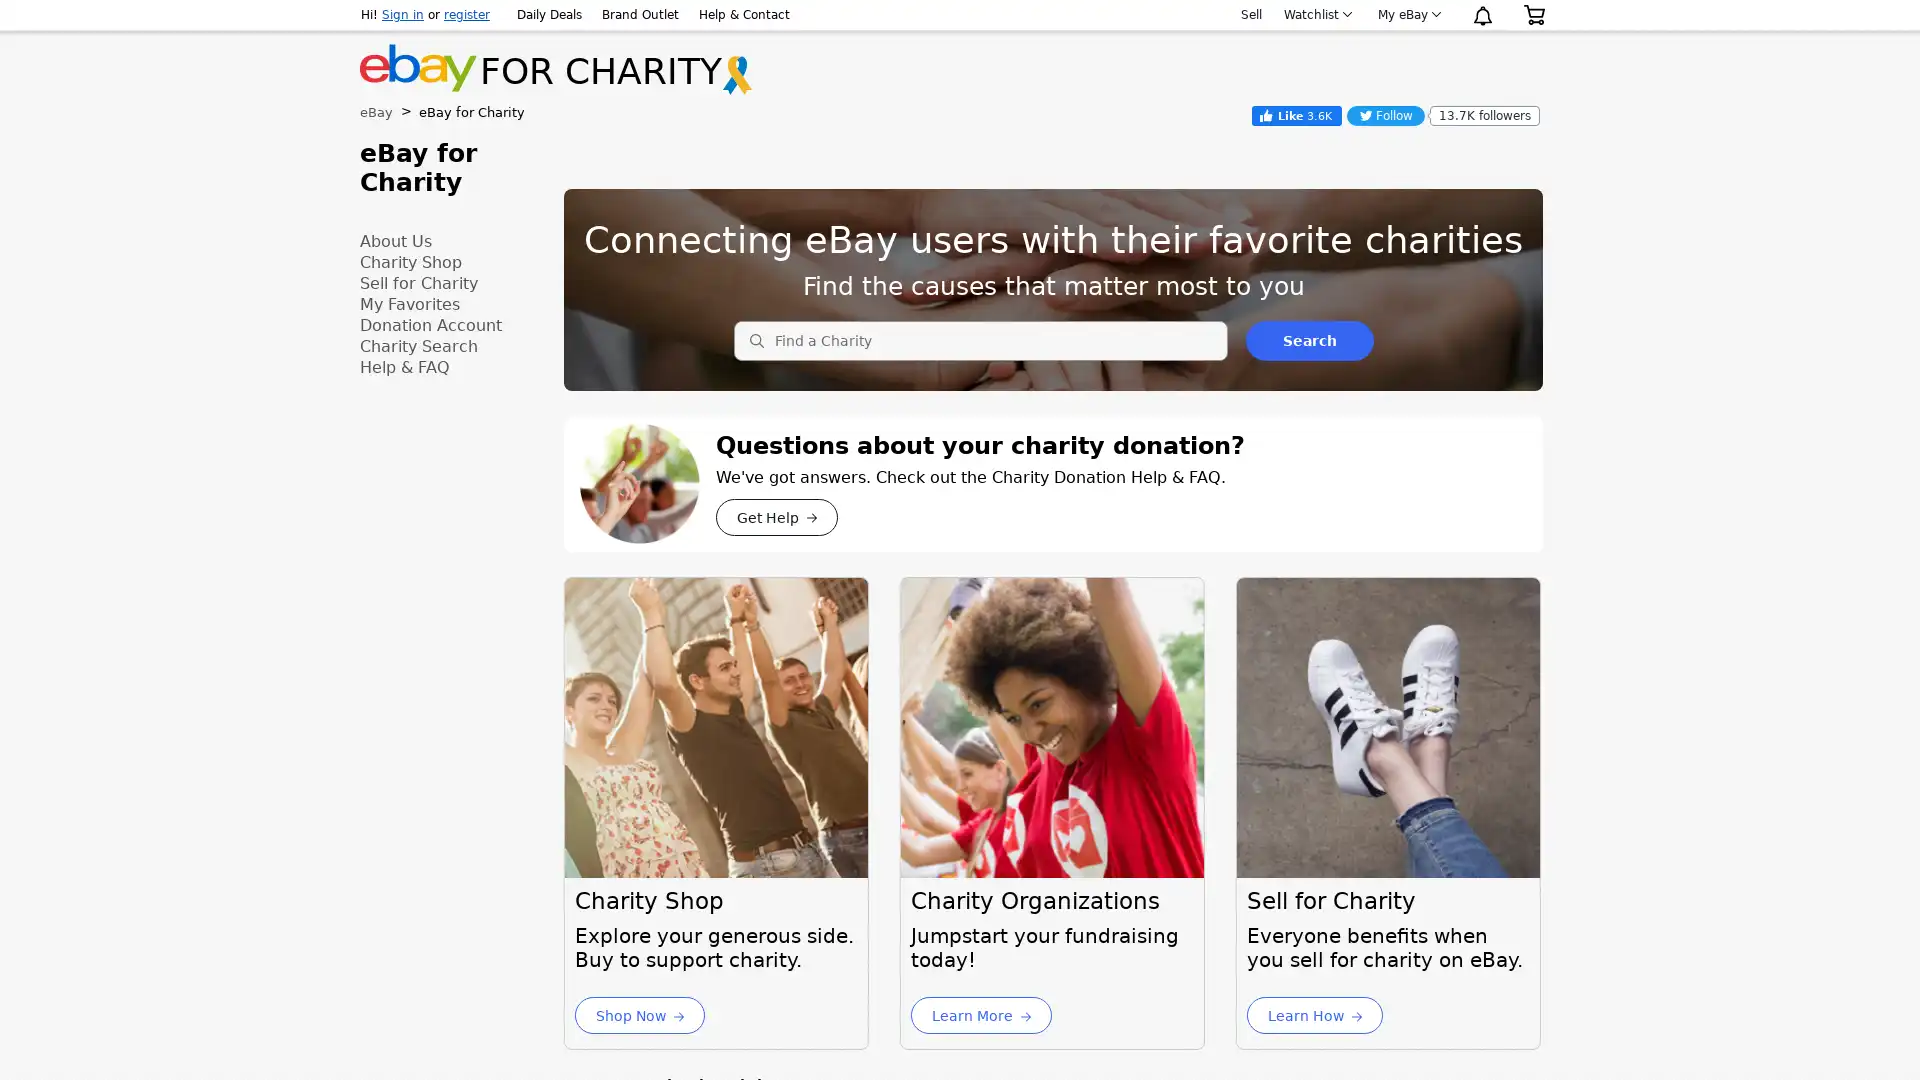  I want to click on Search, so click(1309, 339).